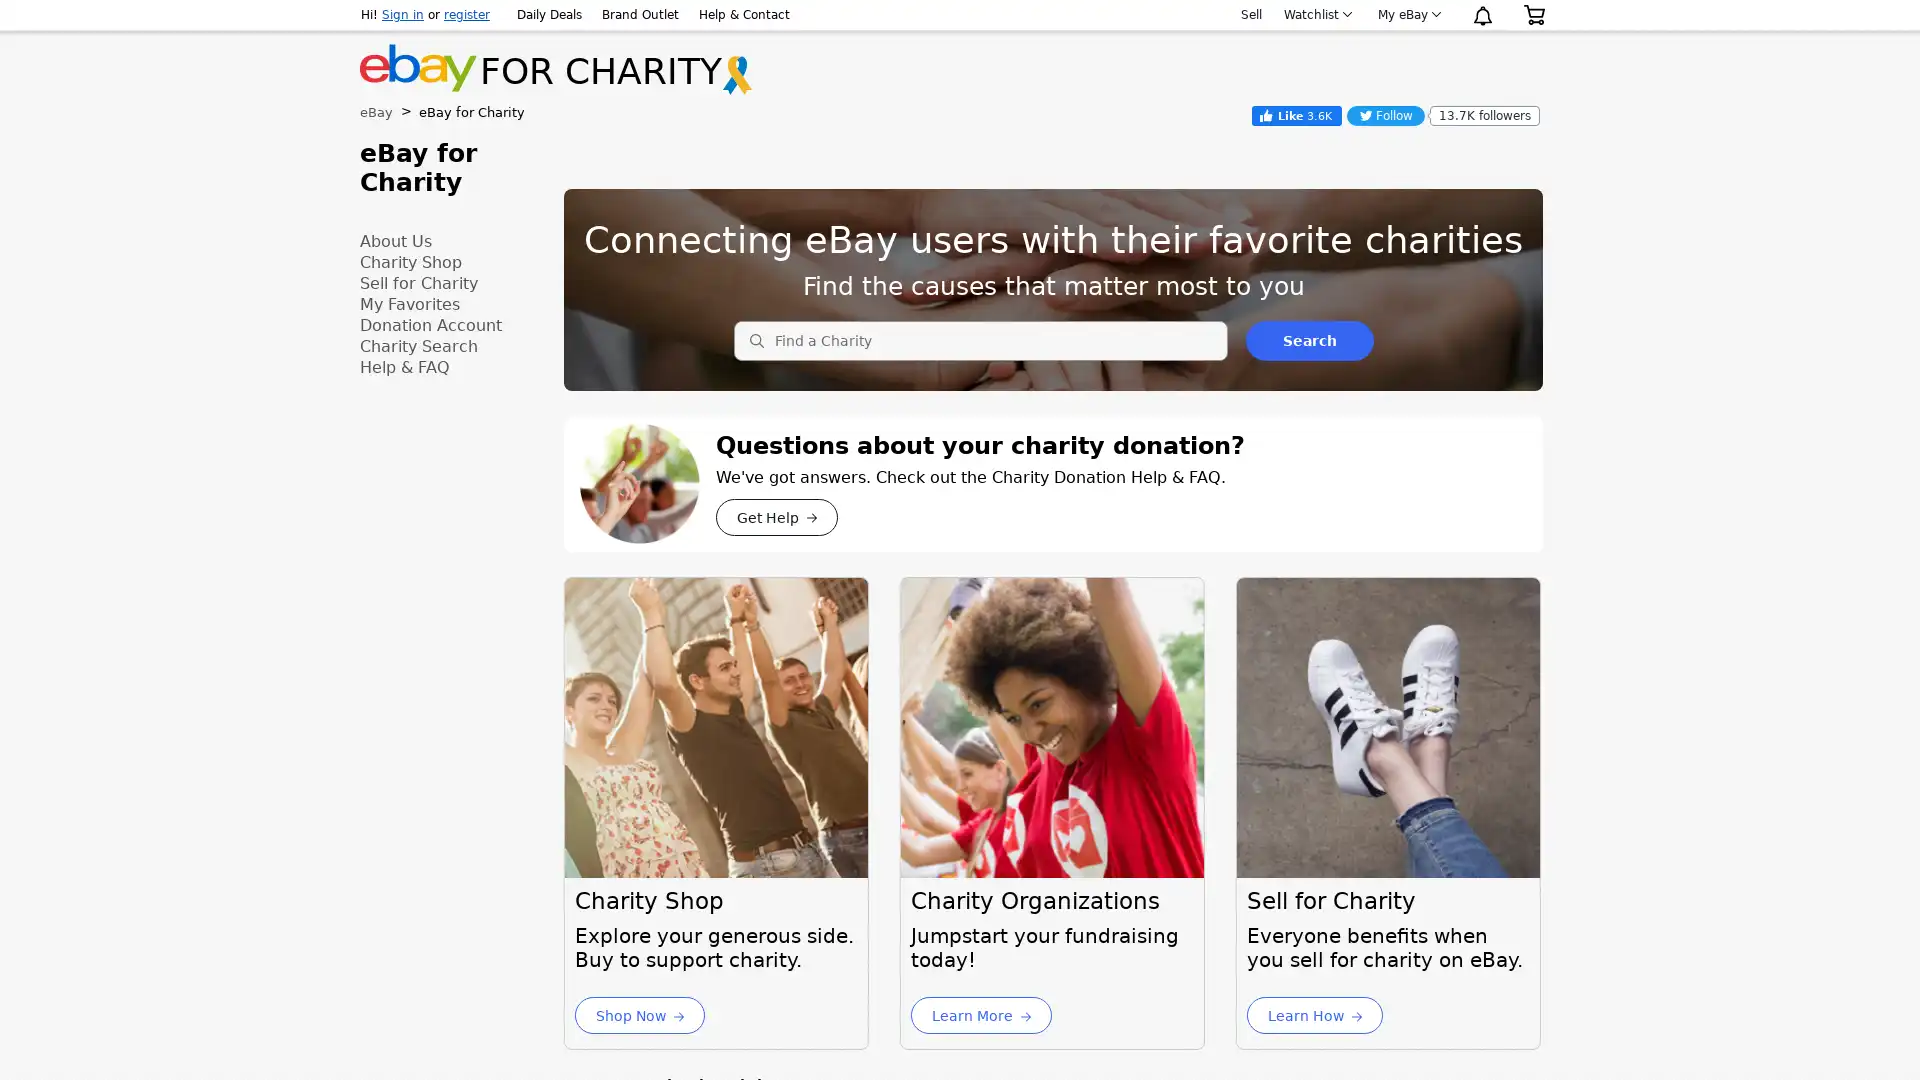  I want to click on Search, so click(1309, 339).